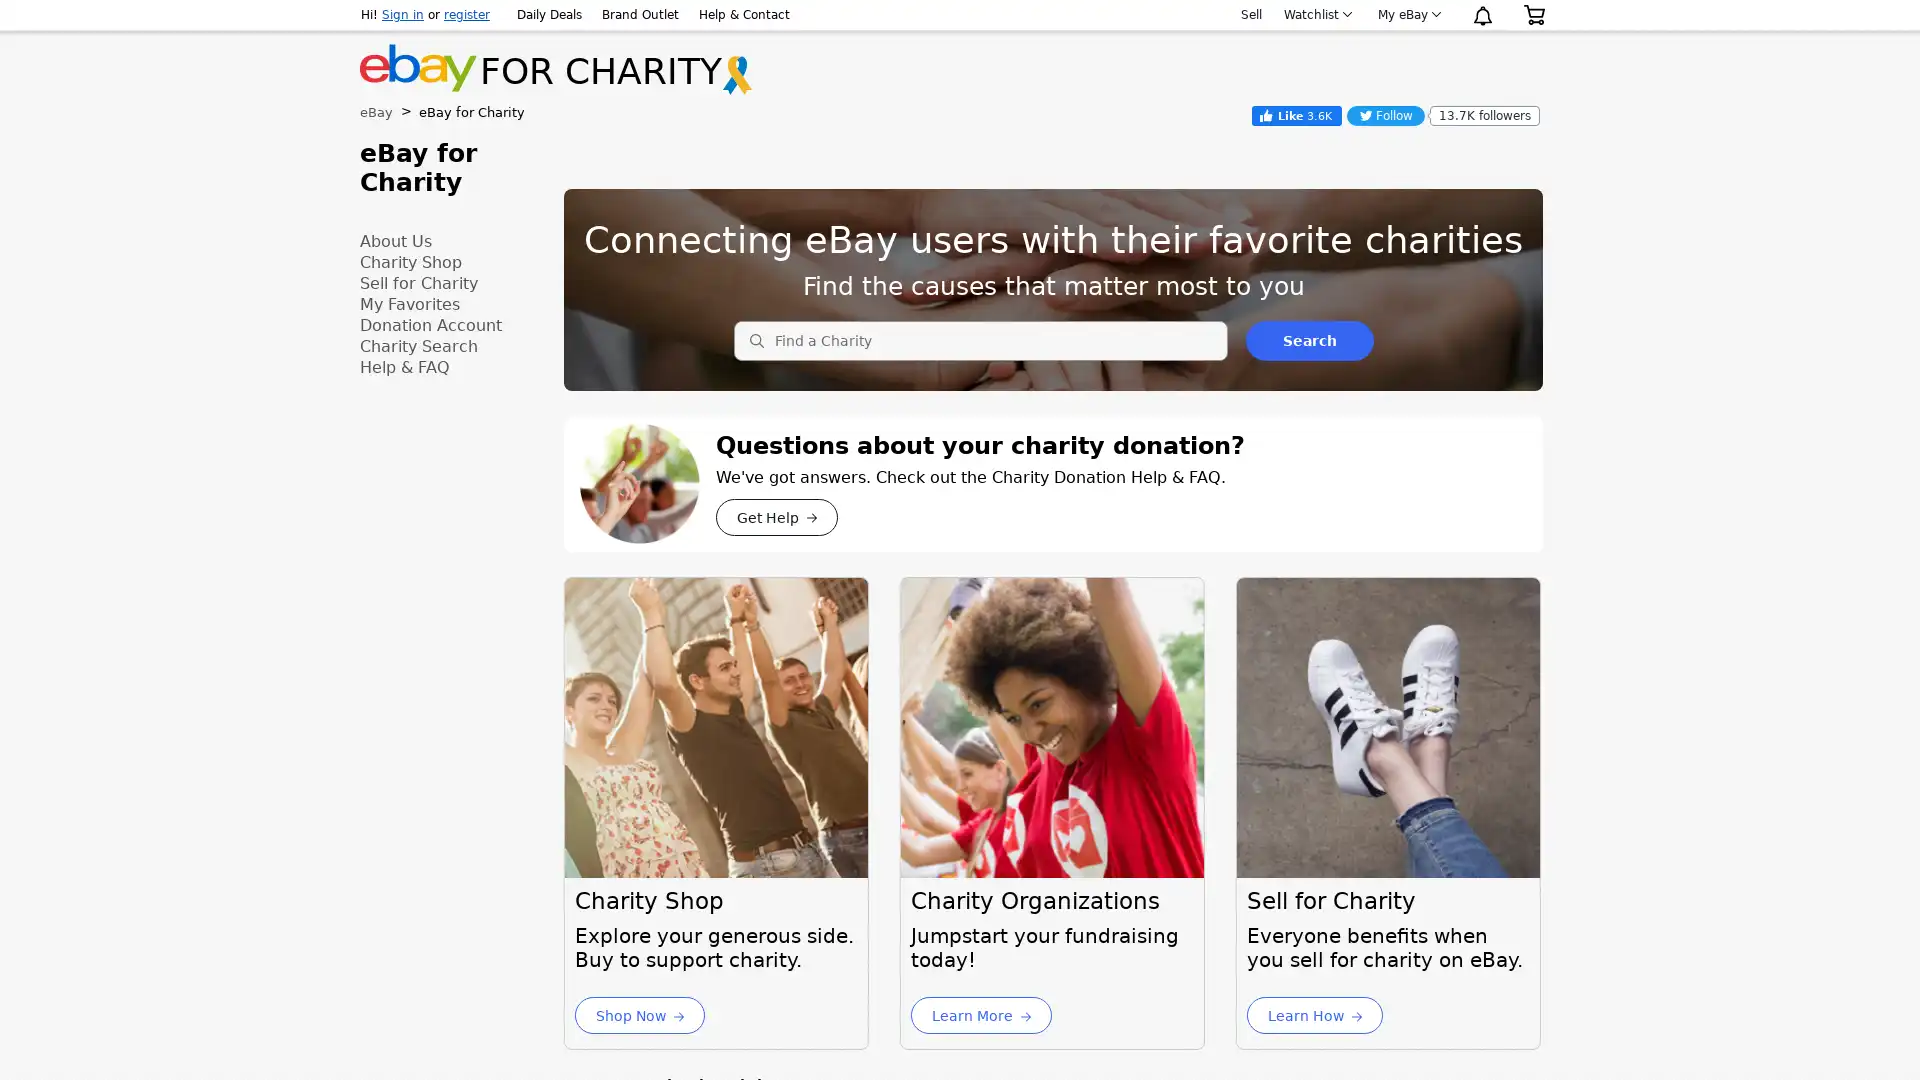  I want to click on Search, so click(1309, 339).